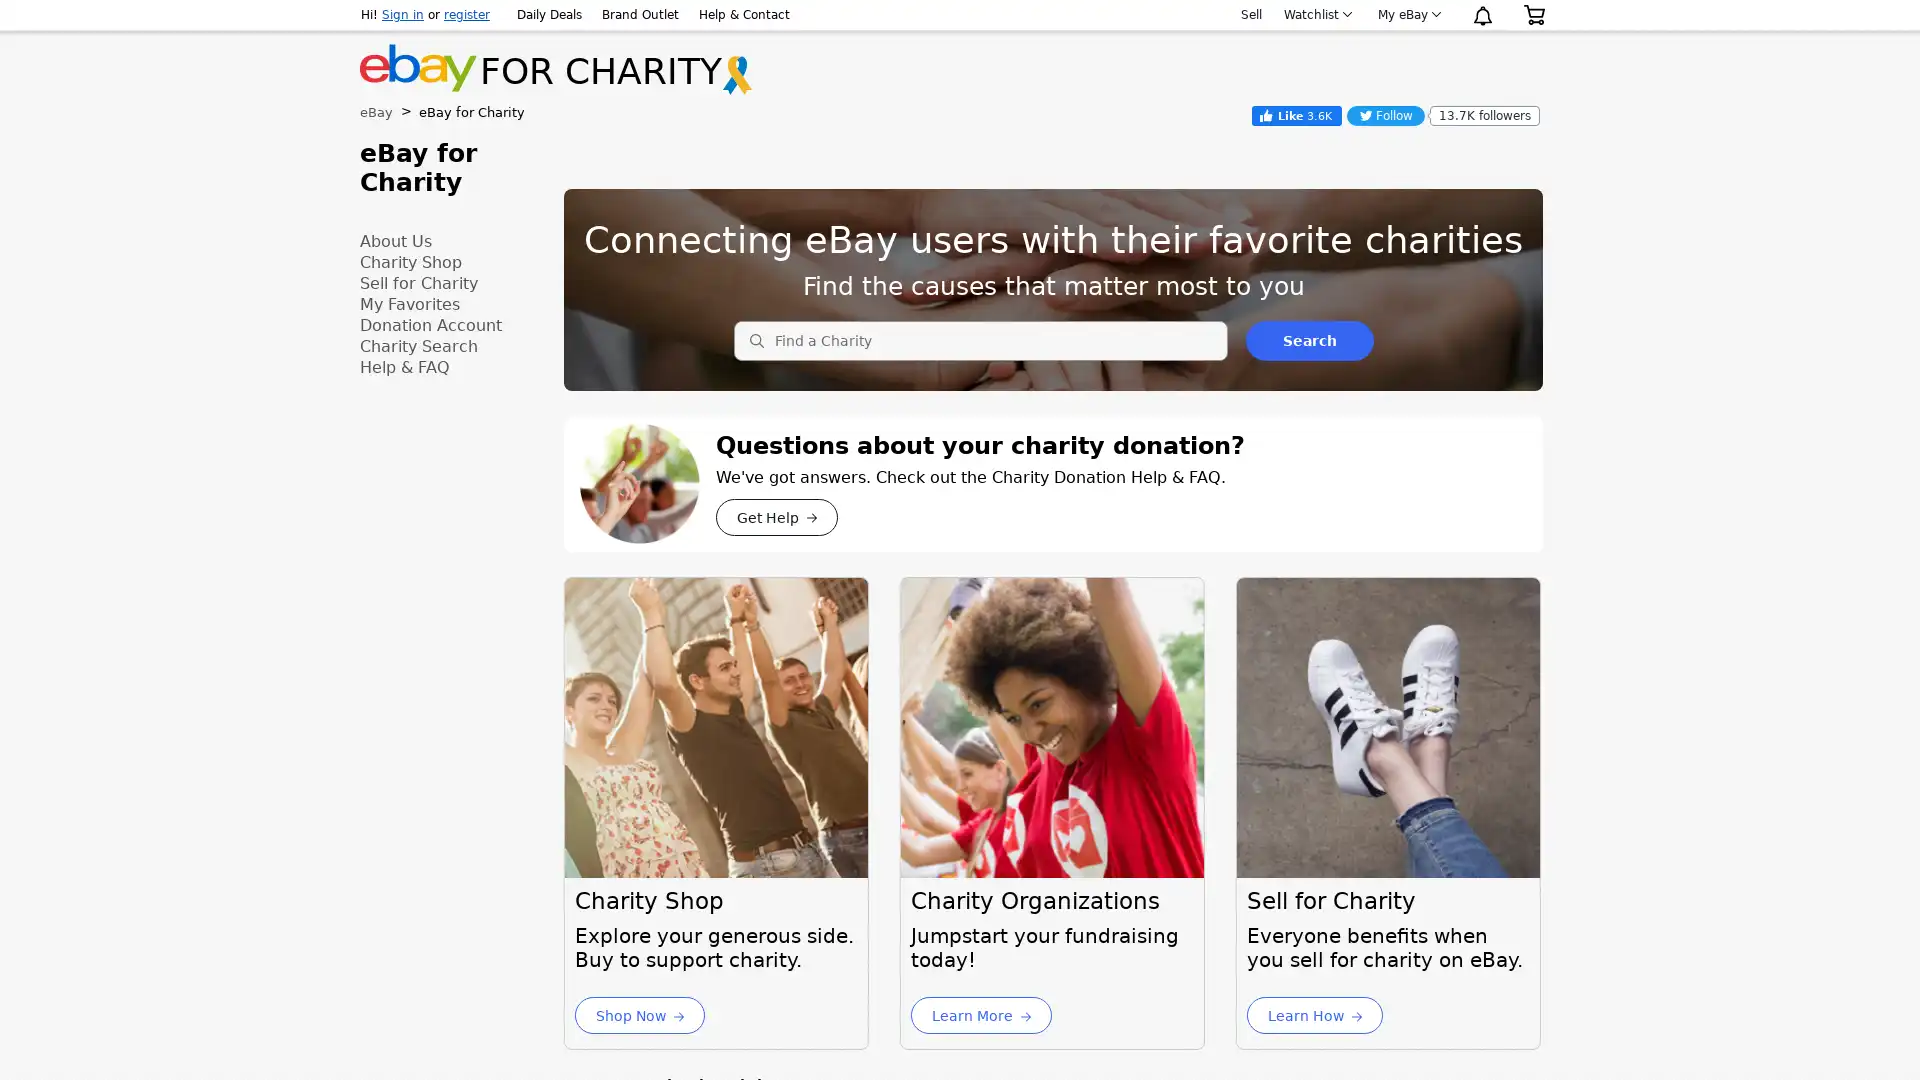  I want to click on Search, so click(1309, 339).